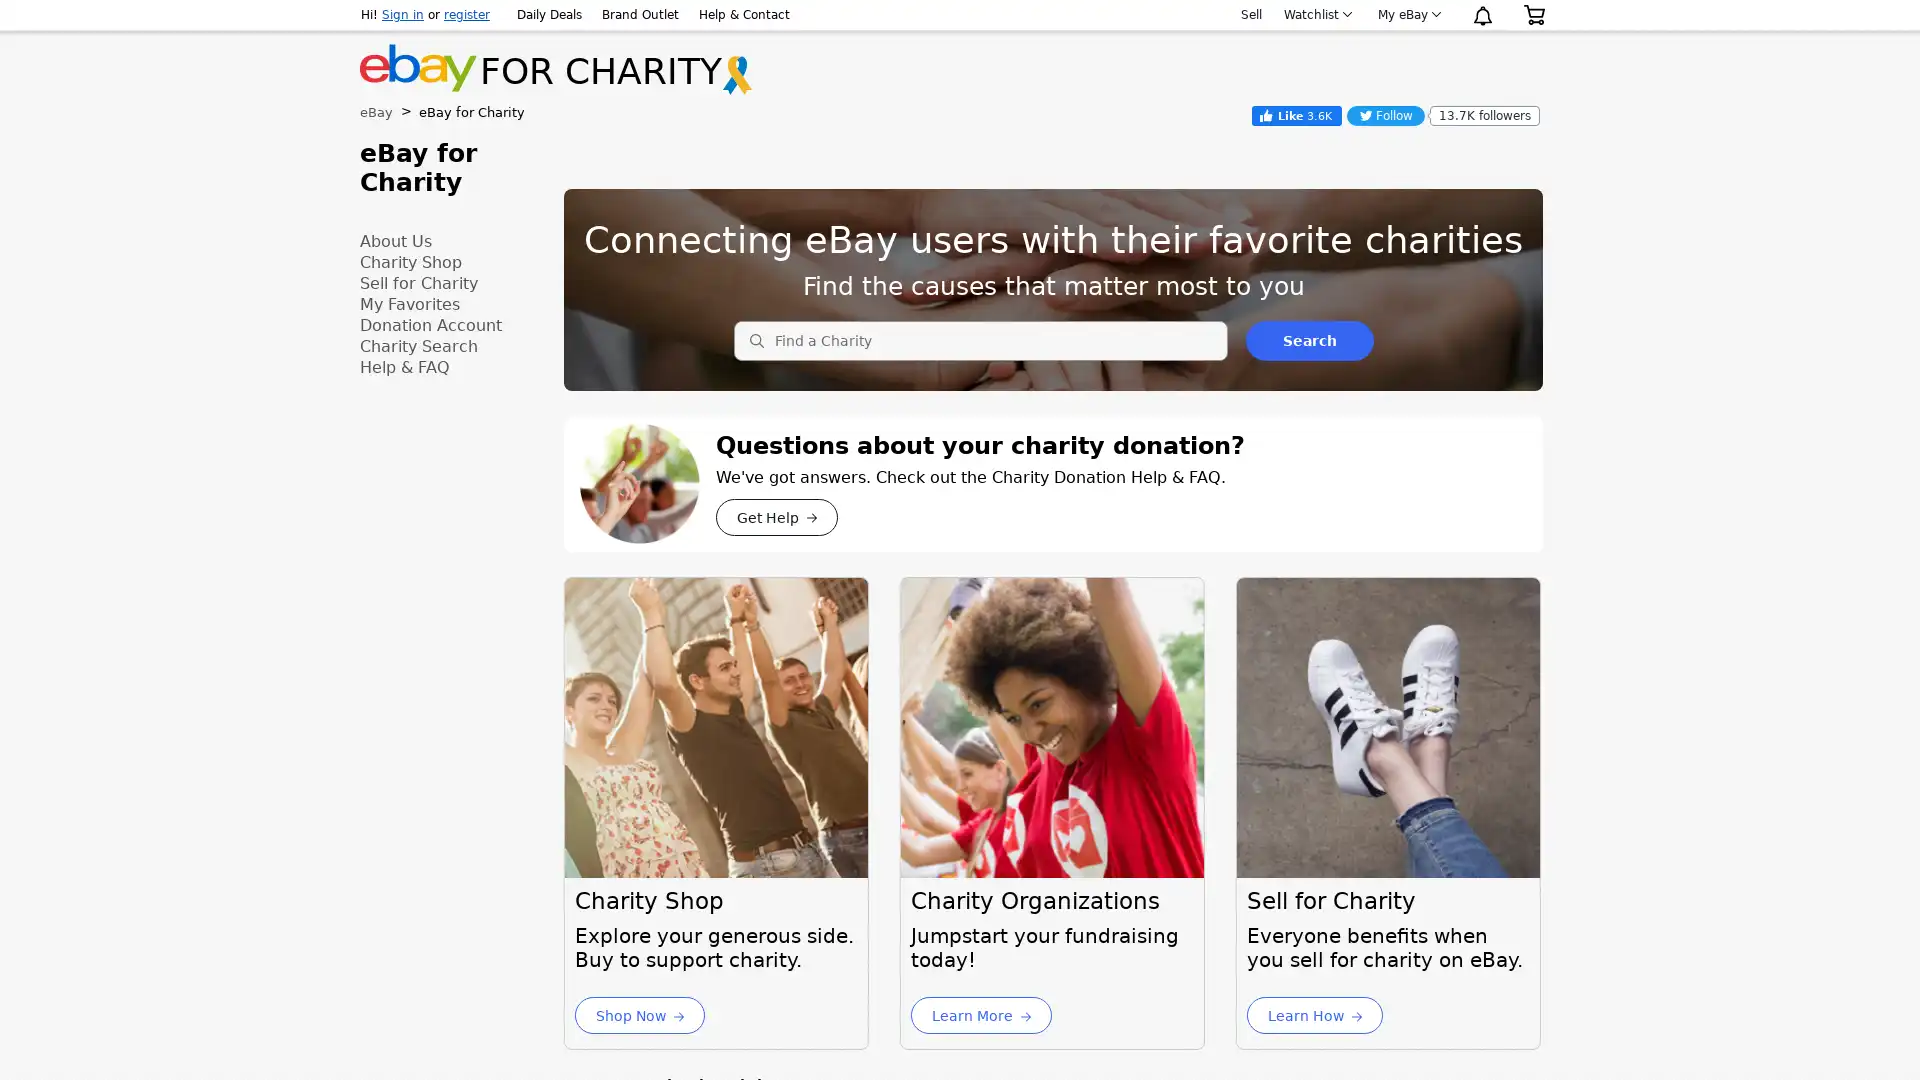  I want to click on Search, so click(1309, 339).